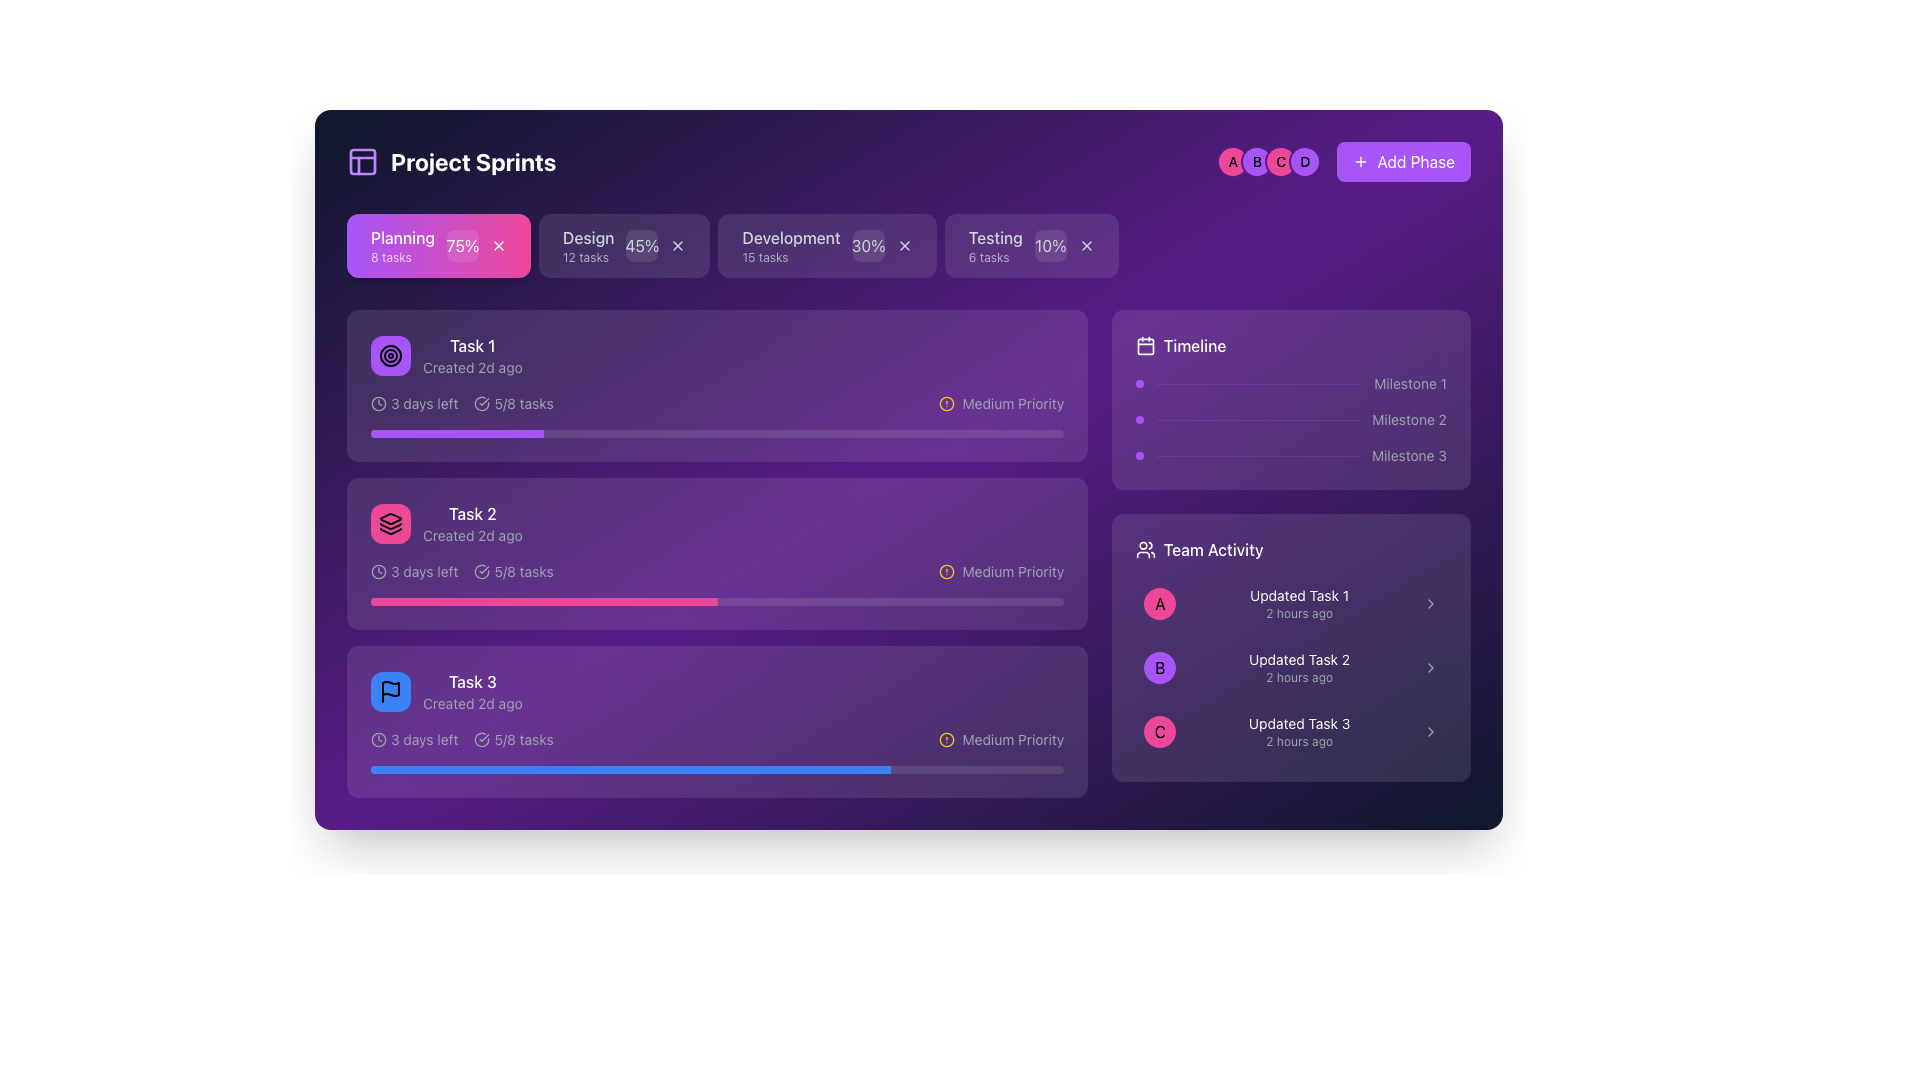  What do you see at coordinates (717, 600) in the screenshot?
I see `the progress indicated by the progress bar located within the 'Task 2' block, horizontally centered near the bottom, below the '3 days left' and '5/8 tasks' text elements` at bounding box center [717, 600].